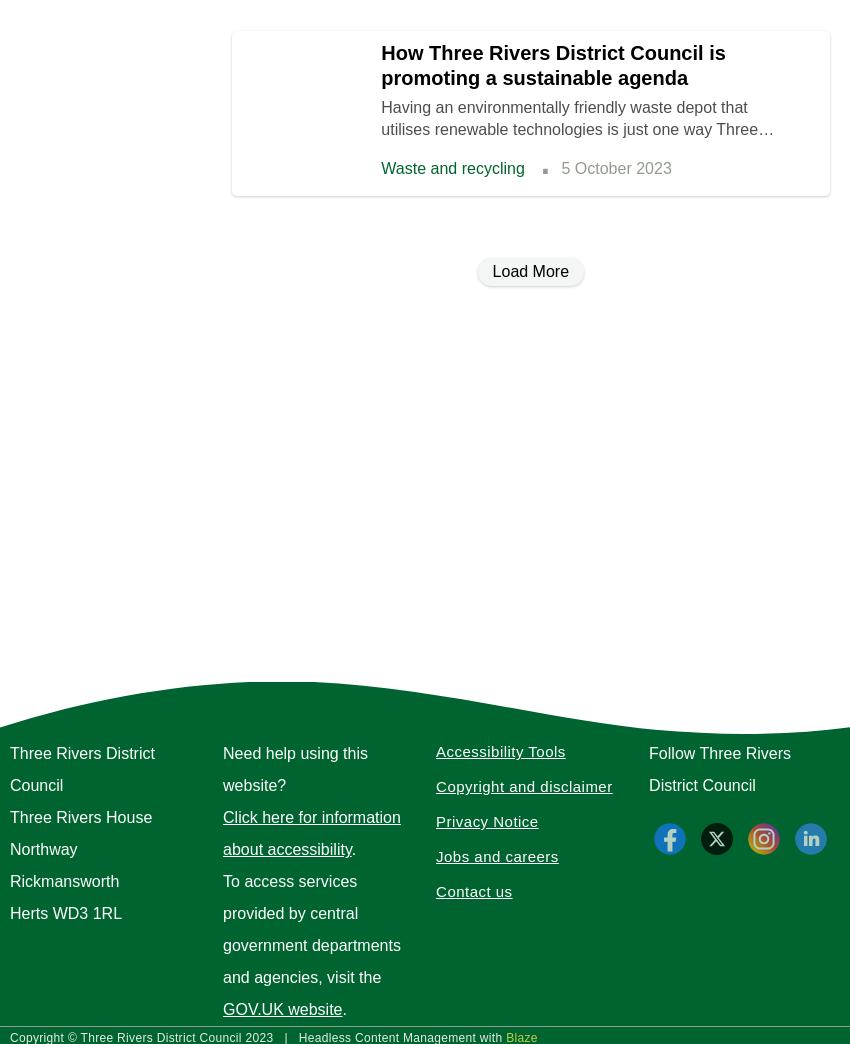 The image size is (850, 1044). What do you see at coordinates (486, 820) in the screenshot?
I see `'Privacy Notice'` at bounding box center [486, 820].